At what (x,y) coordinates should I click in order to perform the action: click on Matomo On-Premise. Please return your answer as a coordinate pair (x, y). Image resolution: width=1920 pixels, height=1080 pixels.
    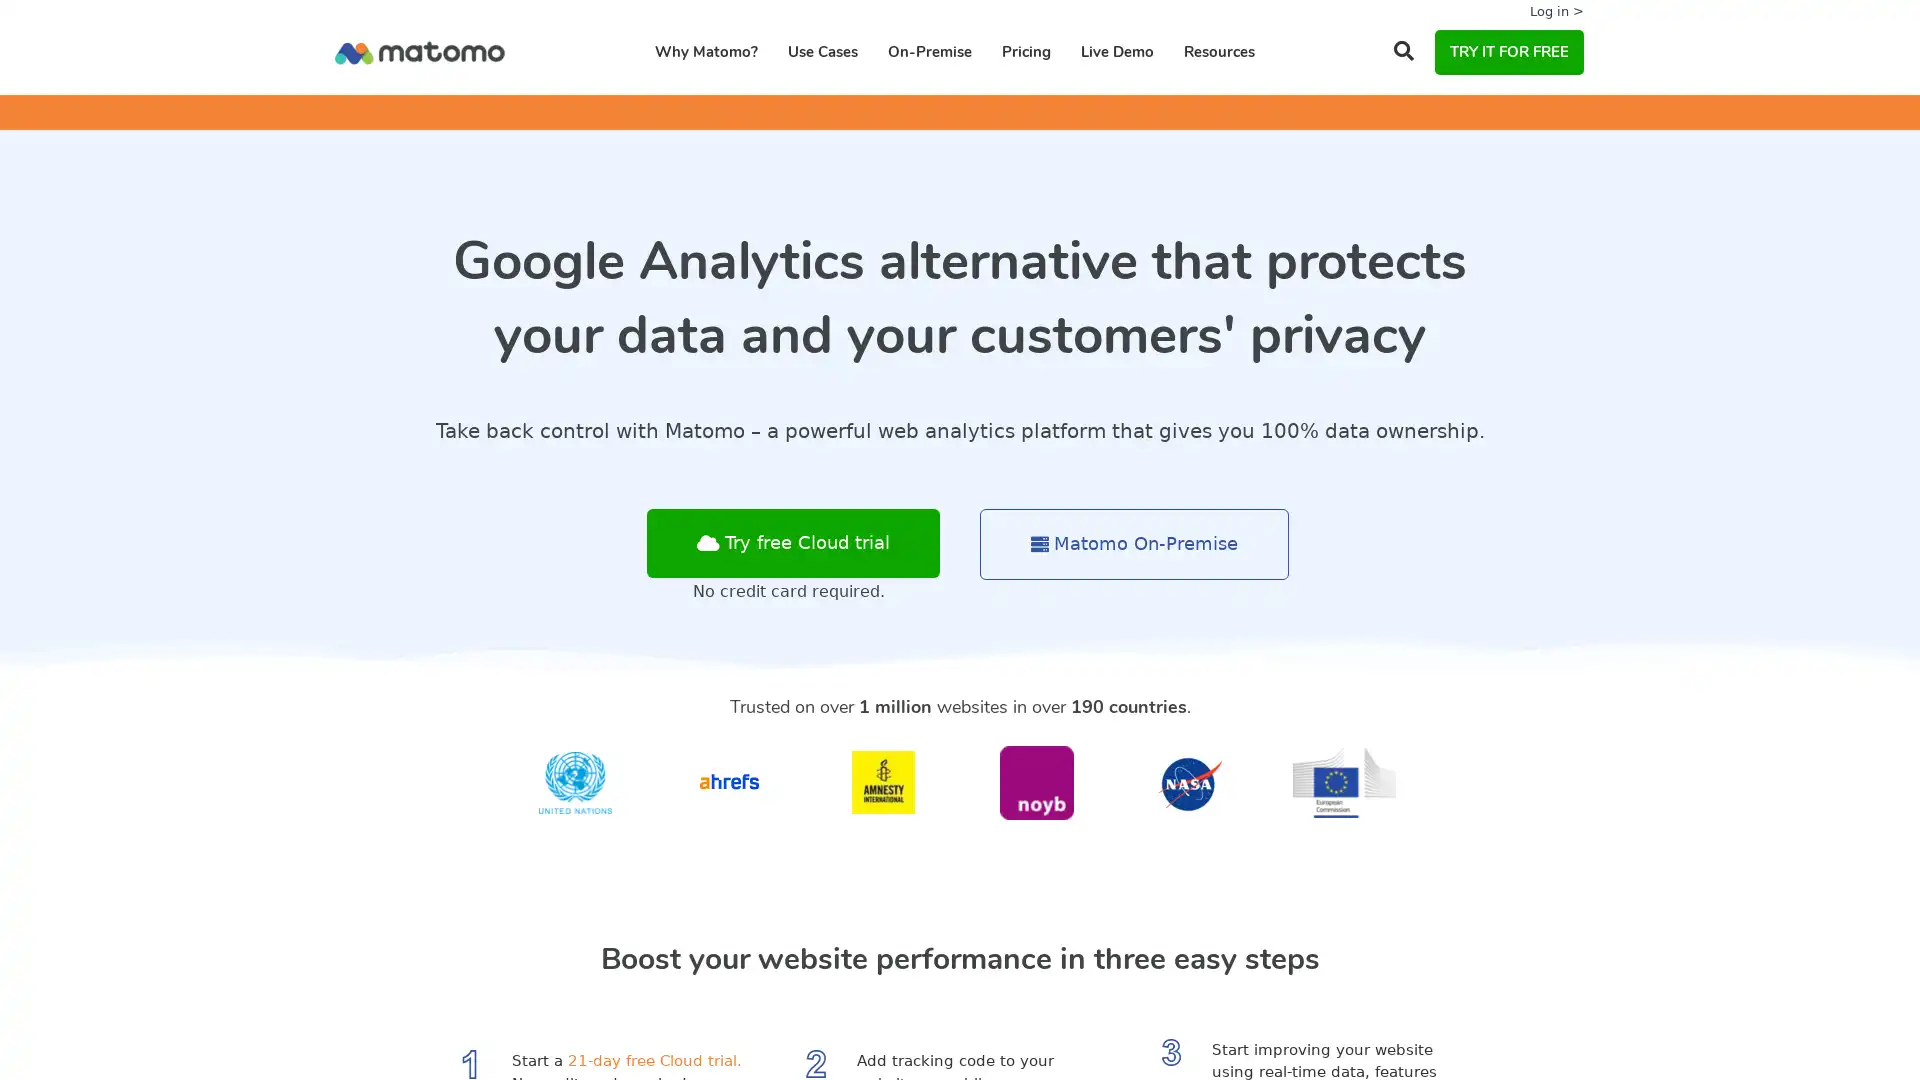
    Looking at the image, I should click on (1134, 544).